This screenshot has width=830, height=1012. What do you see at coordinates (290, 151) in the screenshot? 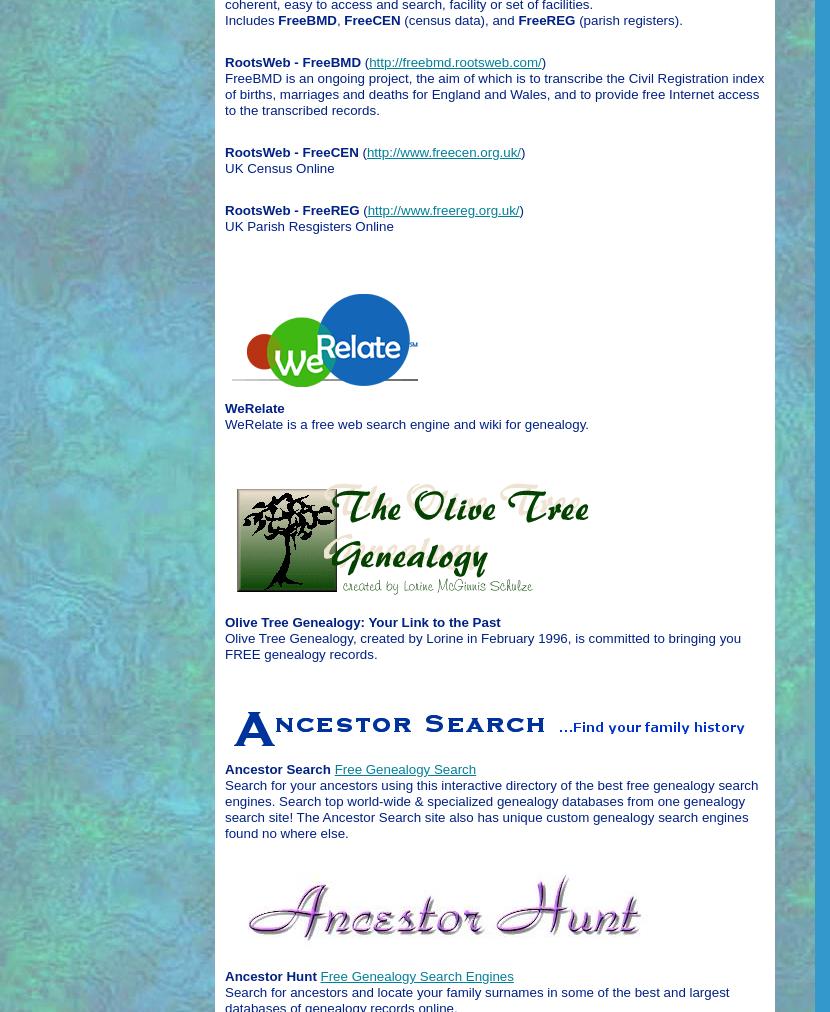
I see `'RootsWeb - FreeCEN'` at bounding box center [290, 151].